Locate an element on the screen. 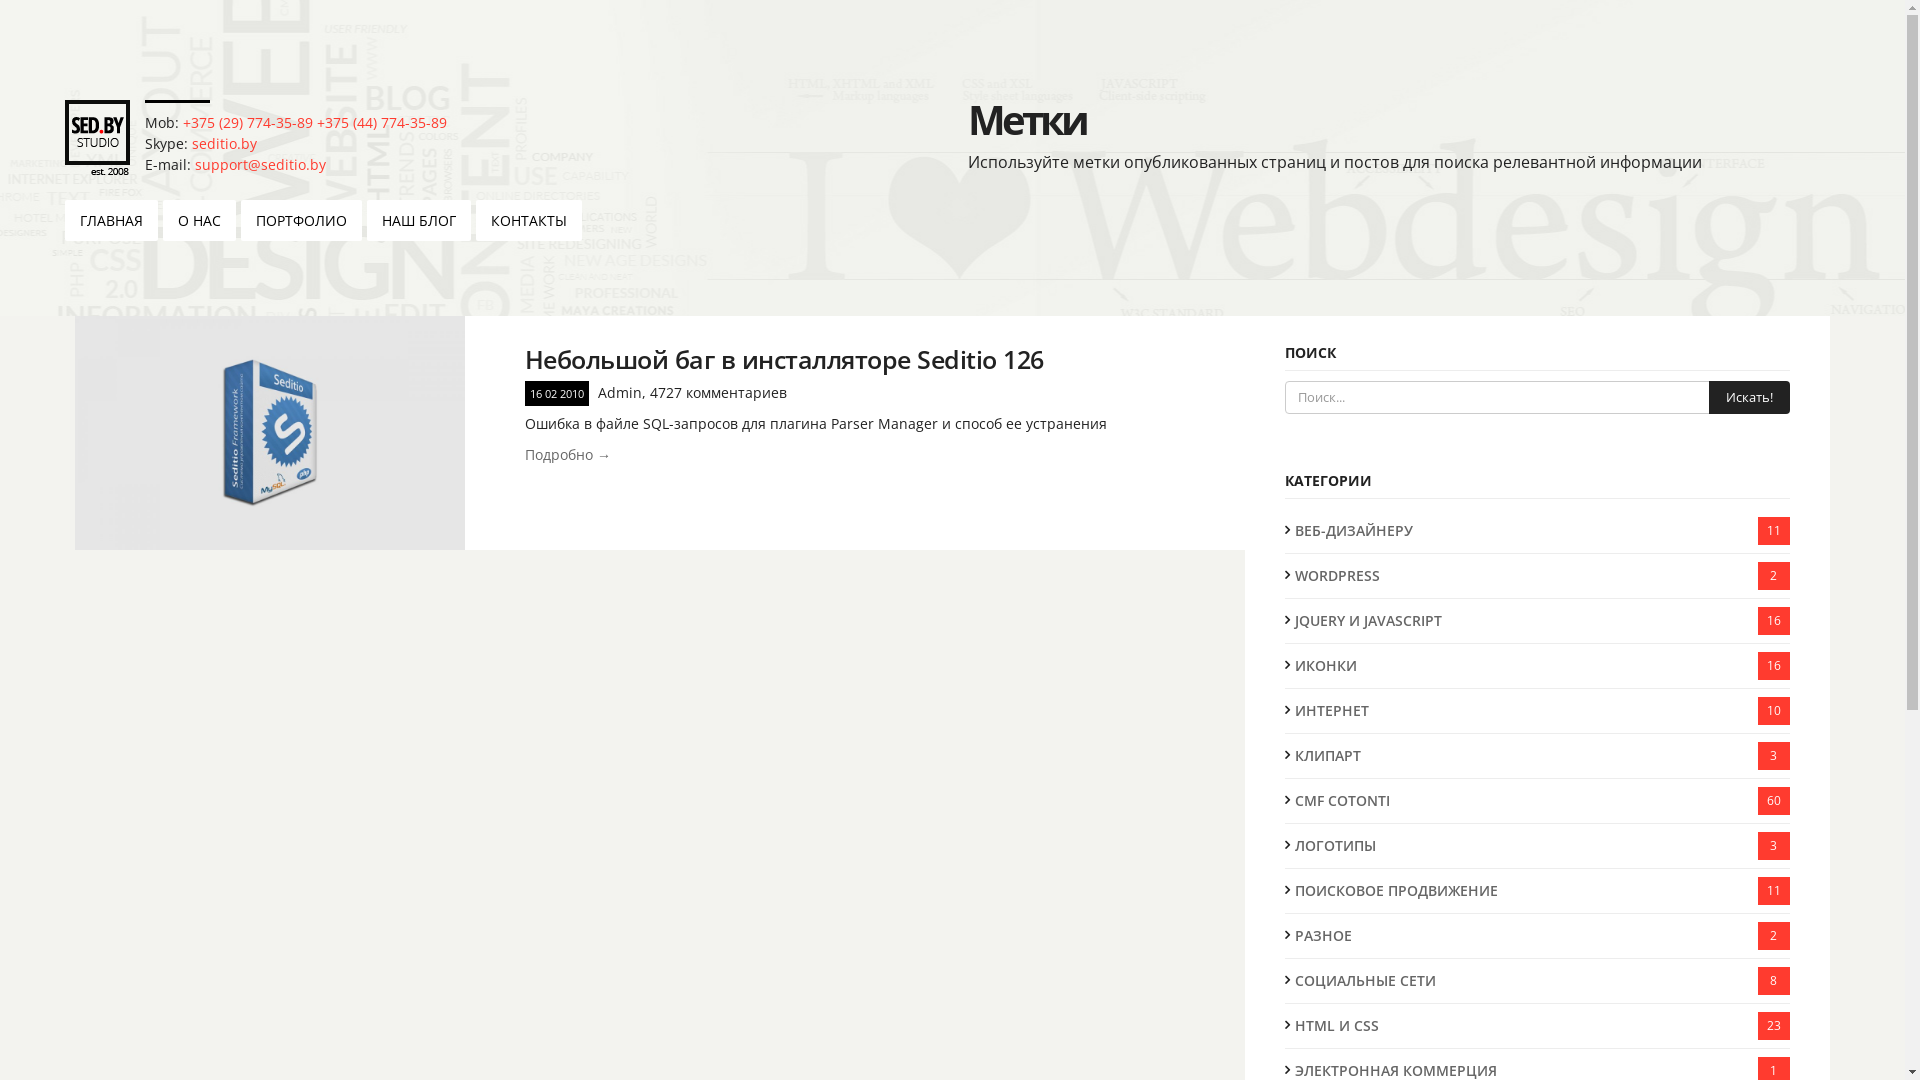 The width and height of the screenshot is (1920, 1080). 'support@seditio.by' is located at coordinates (259, 163).